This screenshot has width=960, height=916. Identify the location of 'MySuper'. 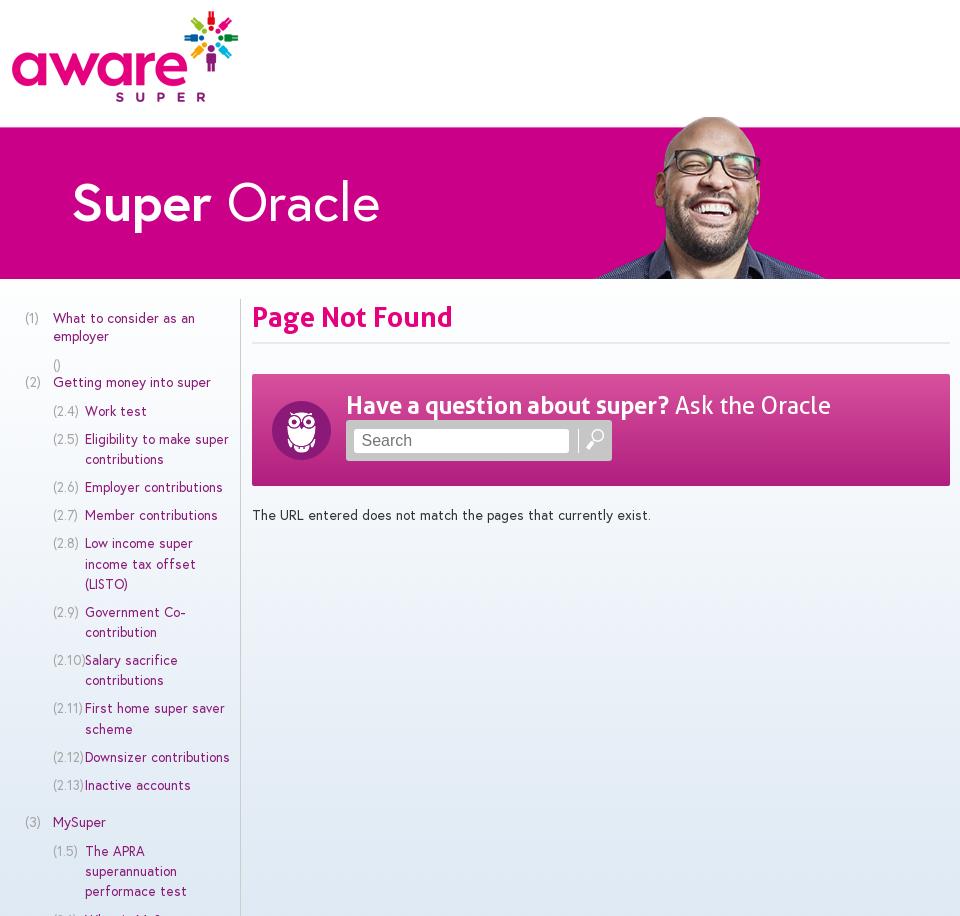
(78, 822).